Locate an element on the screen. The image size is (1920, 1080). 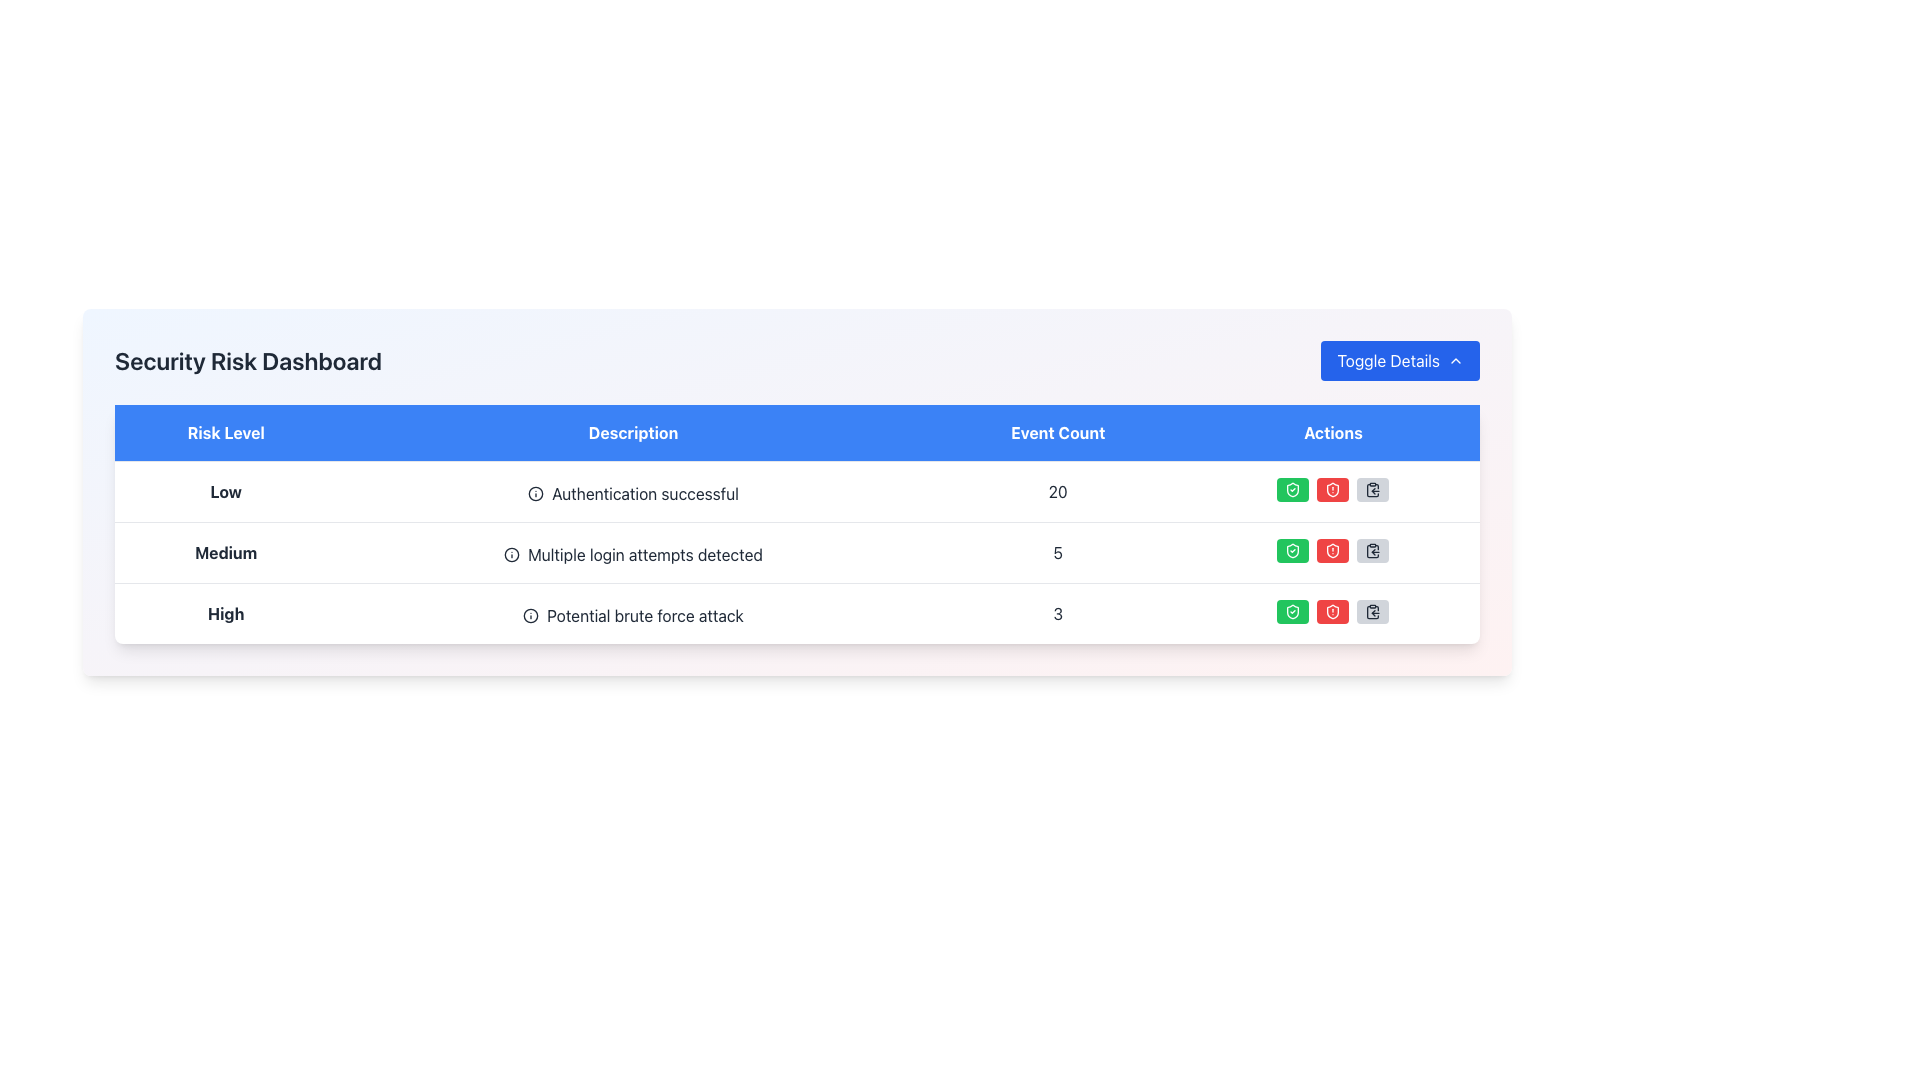
the 'Toggle Details' button with a blue background and white text located in the top-right corner of the 'Security Risk Dashboard' is located at coordinates (1399, 361).